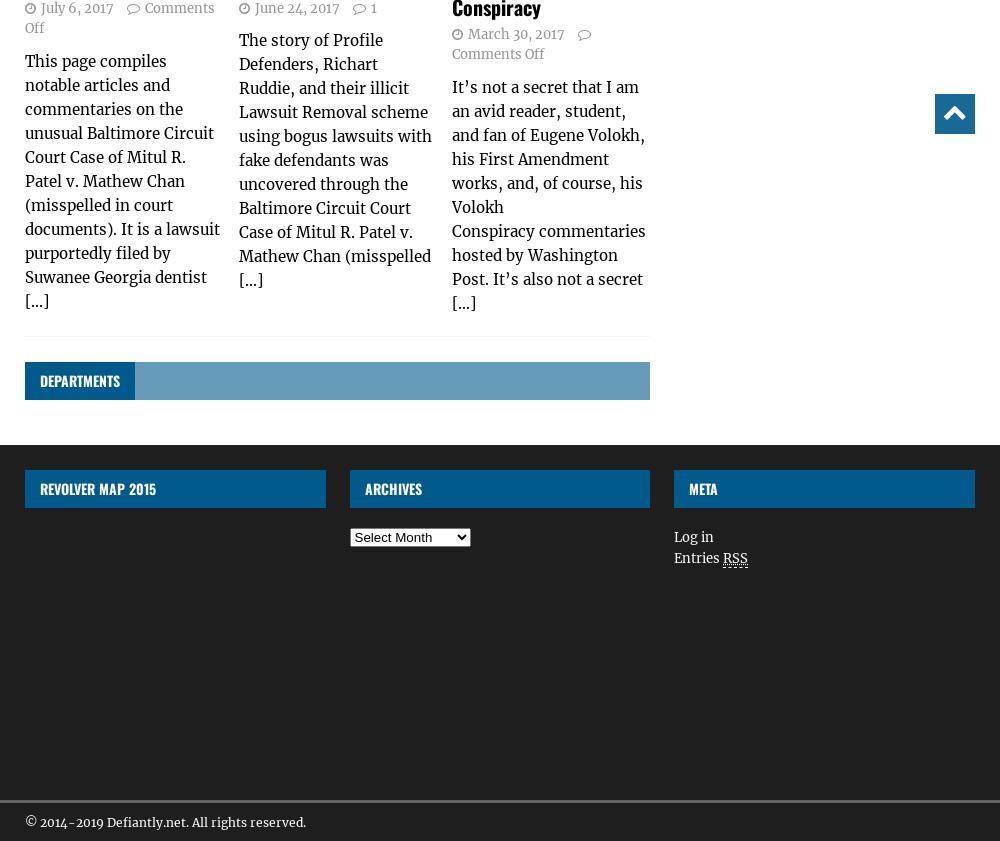  What do you see at coordinates (497, 53) in the screenshot?
I see `'Comments Off'` at bounding box center [497, 53].